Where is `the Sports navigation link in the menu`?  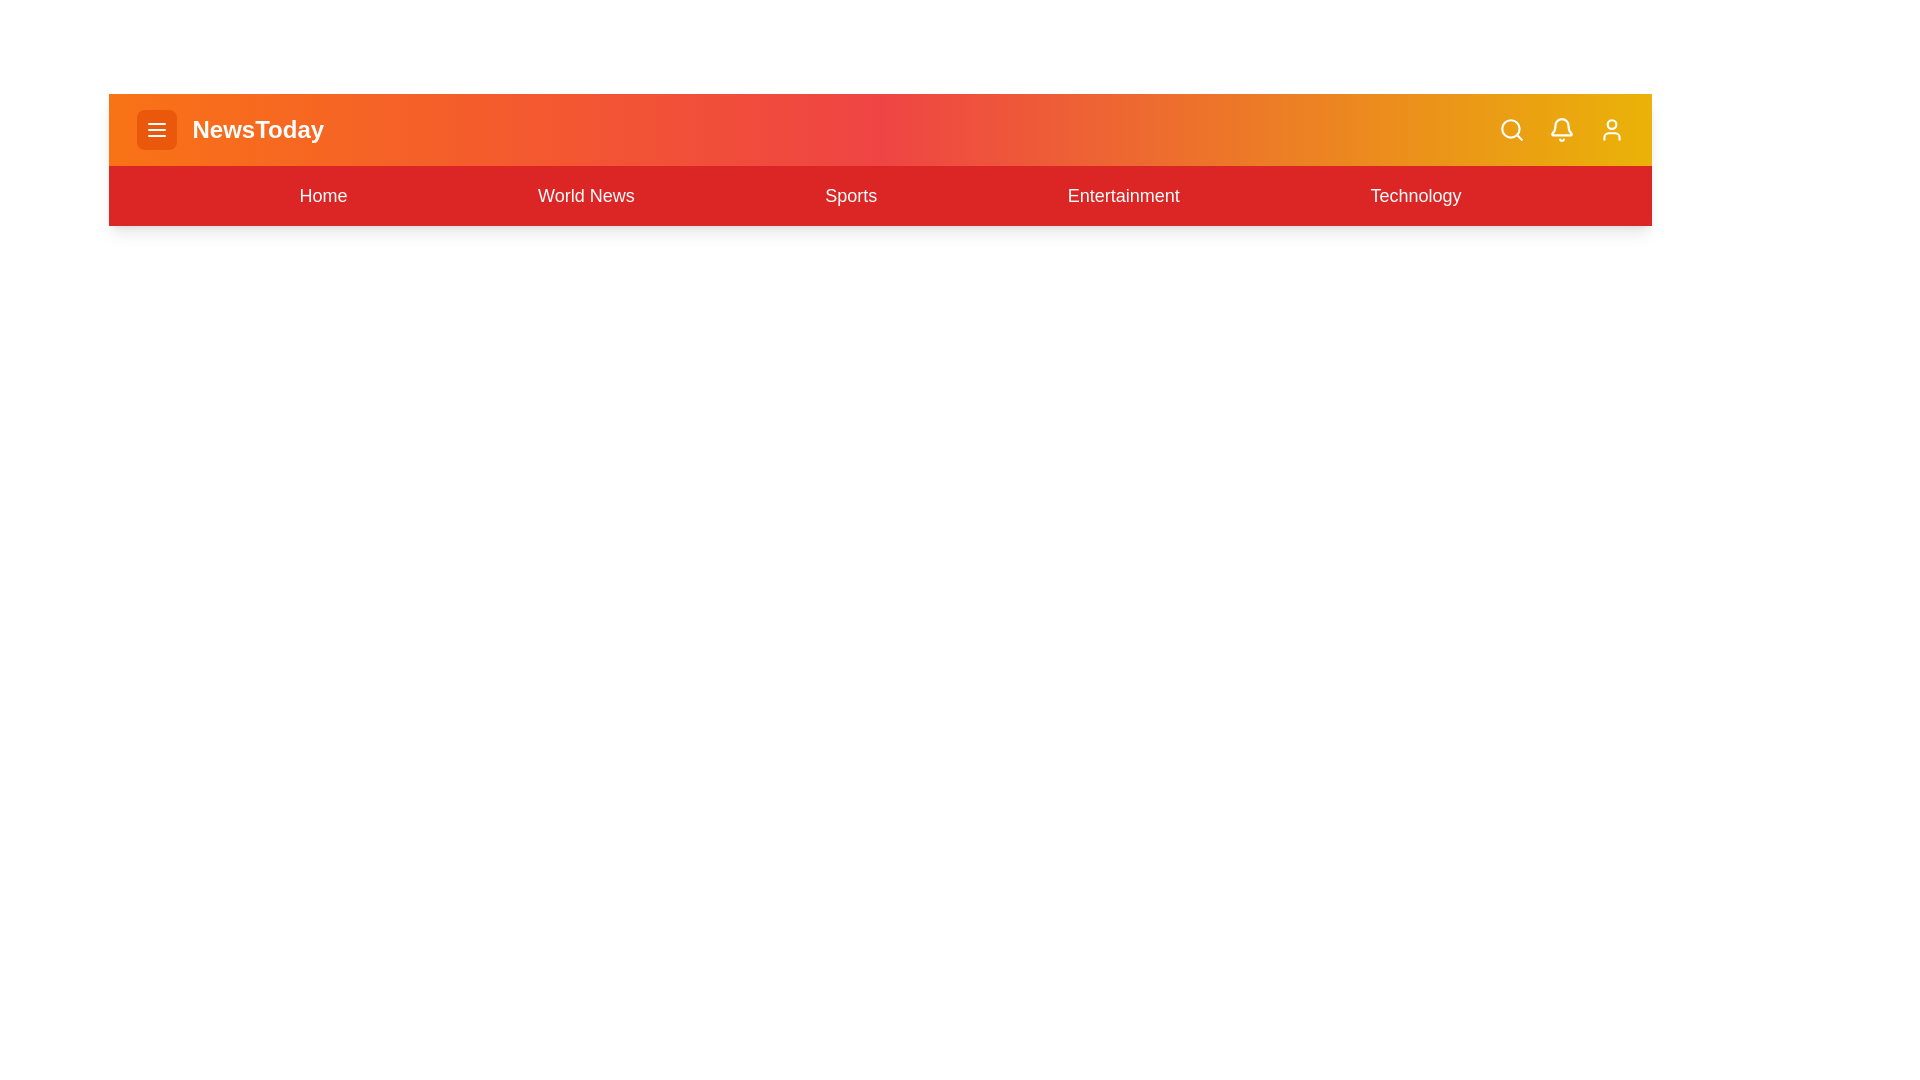 the Sports navigation link in the menu is located at coordinates (851, 196).